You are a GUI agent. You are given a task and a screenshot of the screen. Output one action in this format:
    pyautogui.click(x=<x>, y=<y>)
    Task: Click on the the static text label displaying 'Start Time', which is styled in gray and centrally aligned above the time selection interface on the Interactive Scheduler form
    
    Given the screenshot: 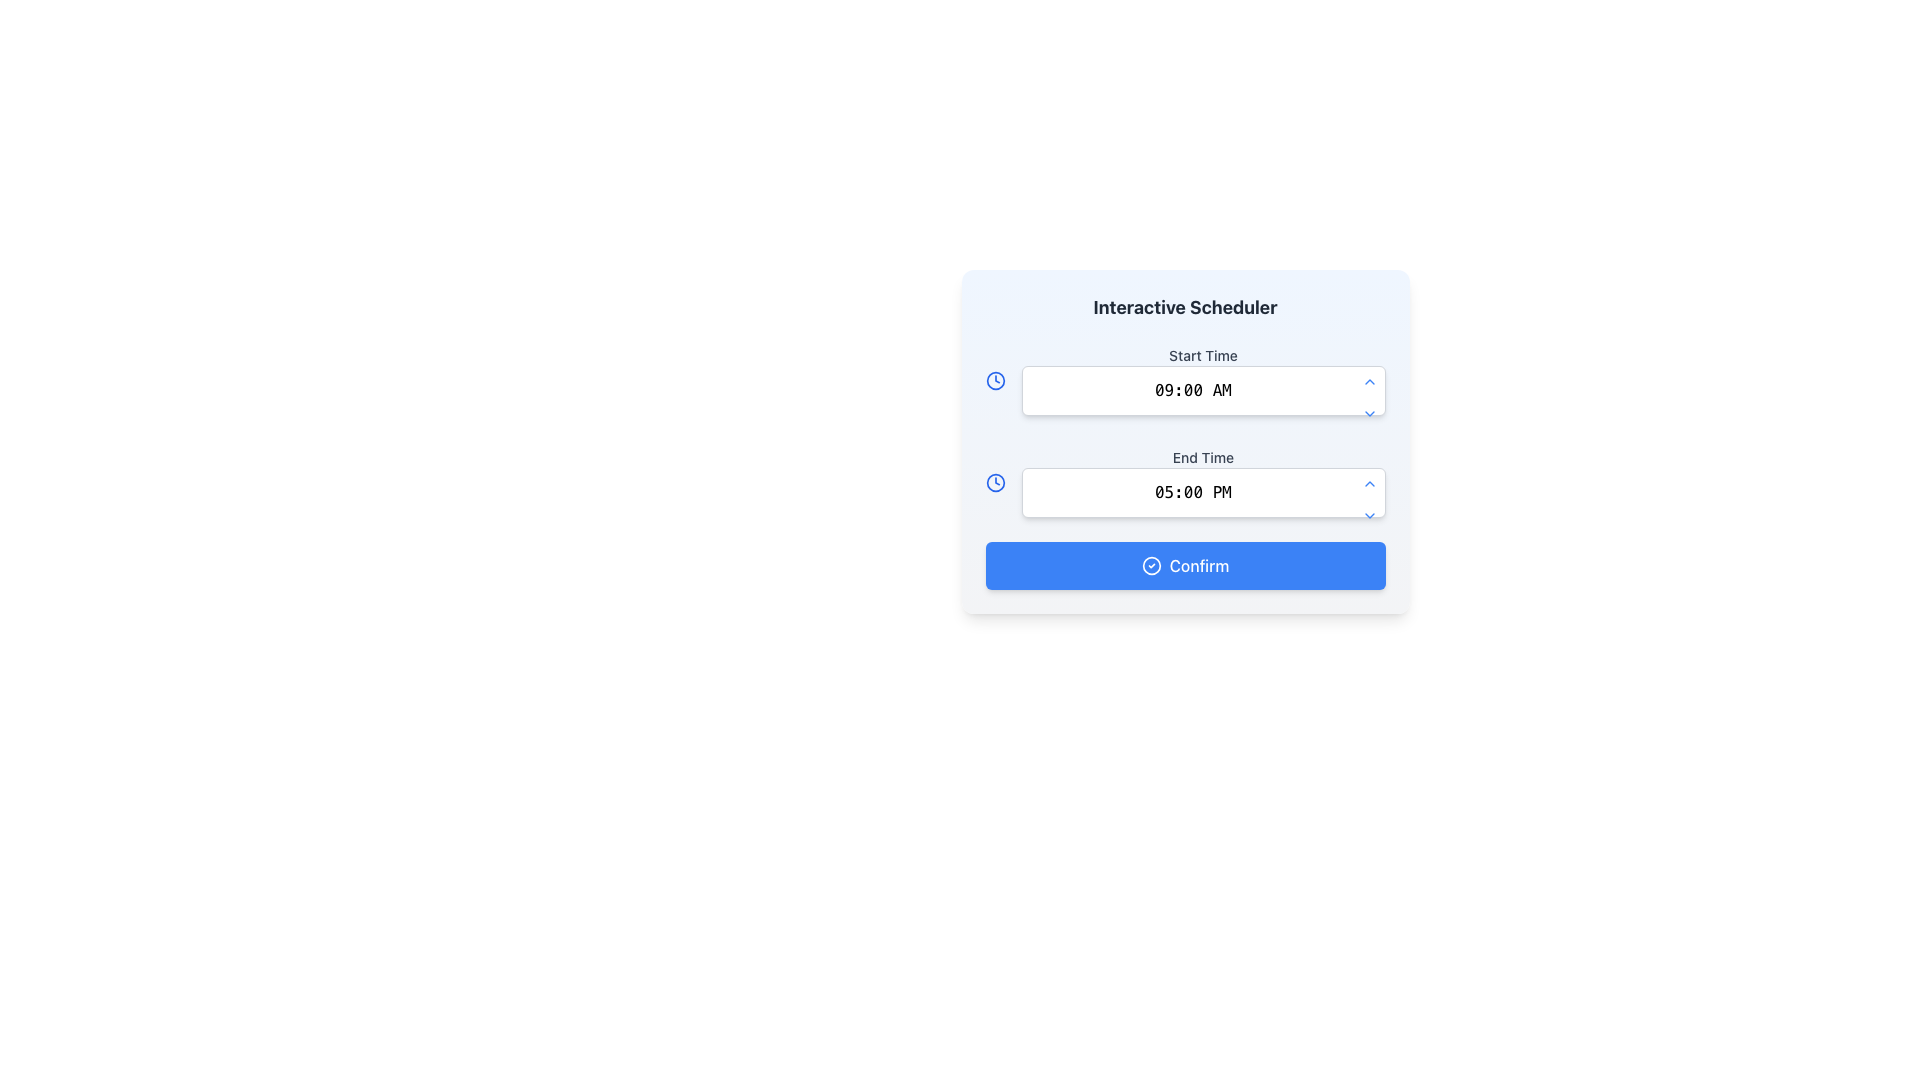 What is the action you would take?
    pyautogui.click(x=1202, y=354)
    